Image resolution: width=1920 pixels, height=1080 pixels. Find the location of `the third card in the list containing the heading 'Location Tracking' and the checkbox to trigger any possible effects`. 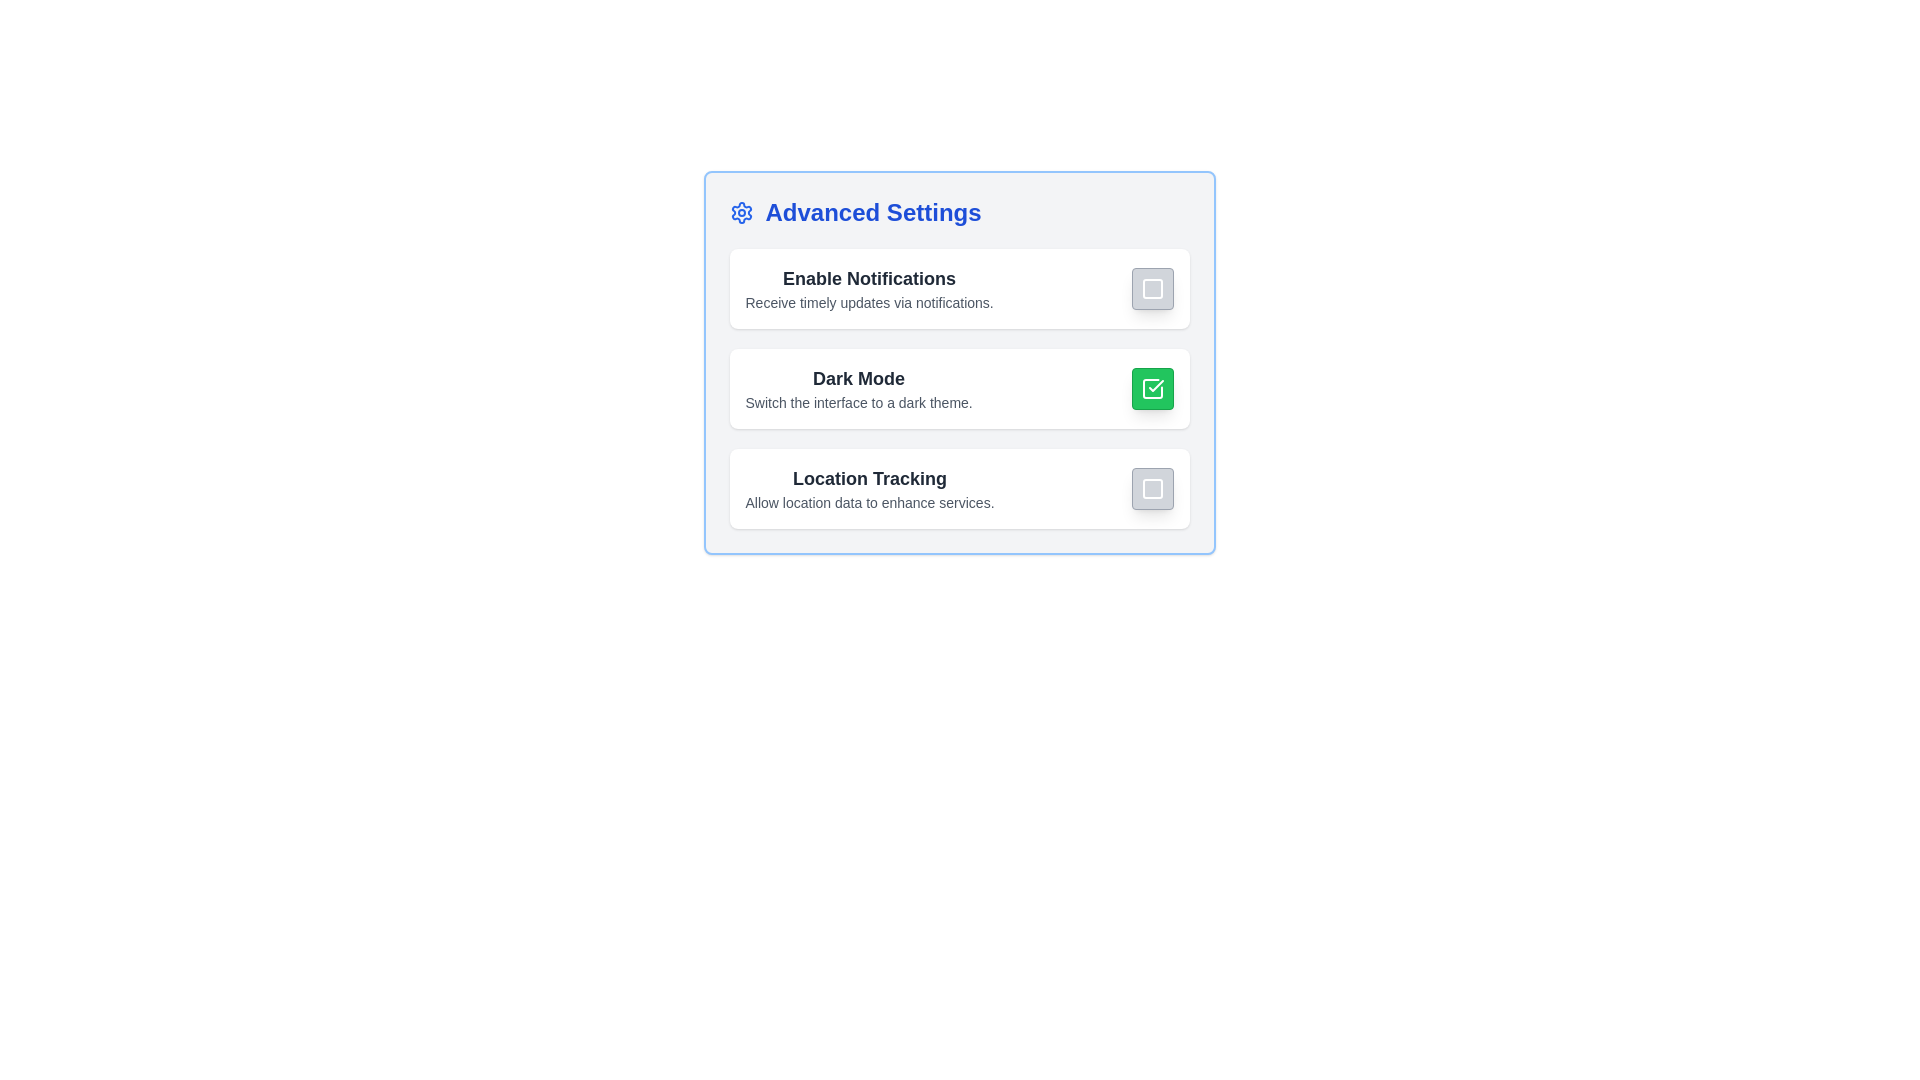

the third card in the list containing the heading 'Location Tracking' and the checkbox to trigger any possible effects is located at coordinates (958, 489).